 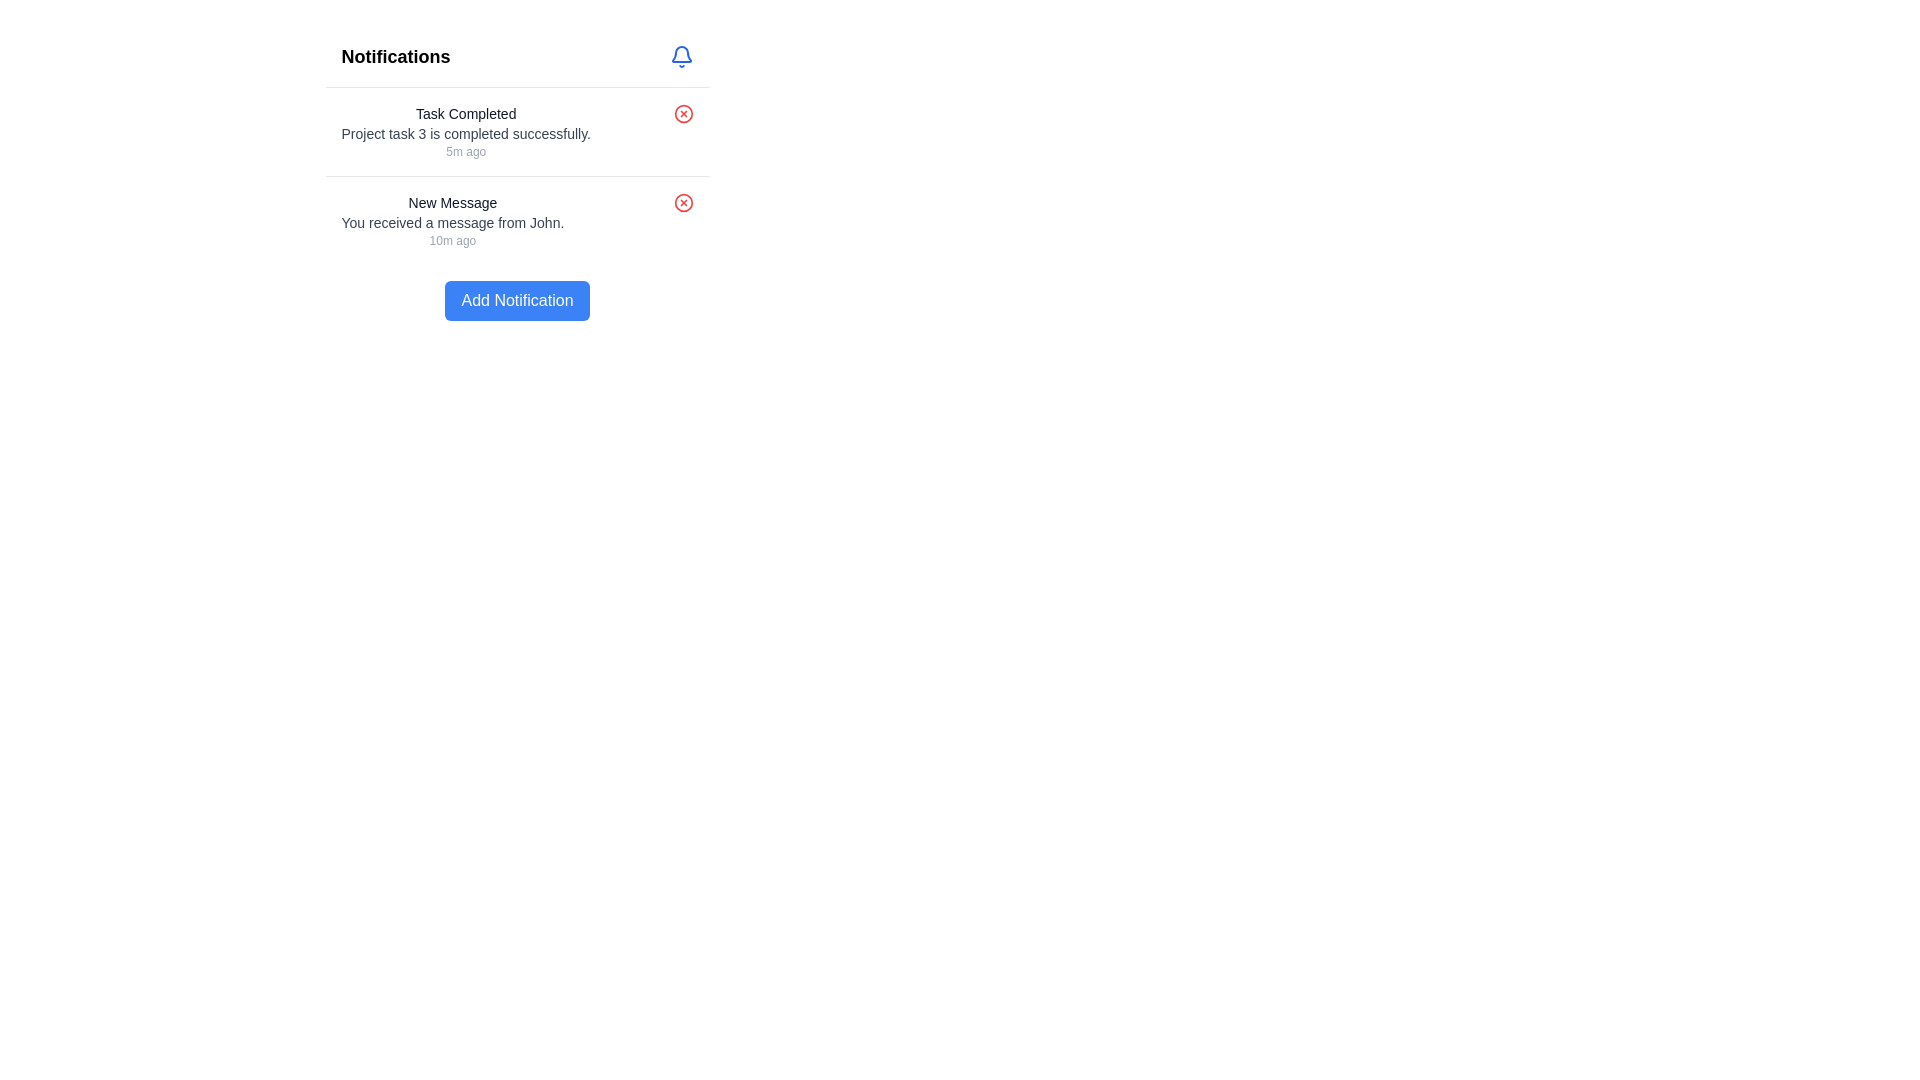 What do you see at coordinates (465, 150) in the screenshot?
I see `the Text Label that displays the relative timestamp in the 'Task Completed' notification card` at bounding box center [465, 150].